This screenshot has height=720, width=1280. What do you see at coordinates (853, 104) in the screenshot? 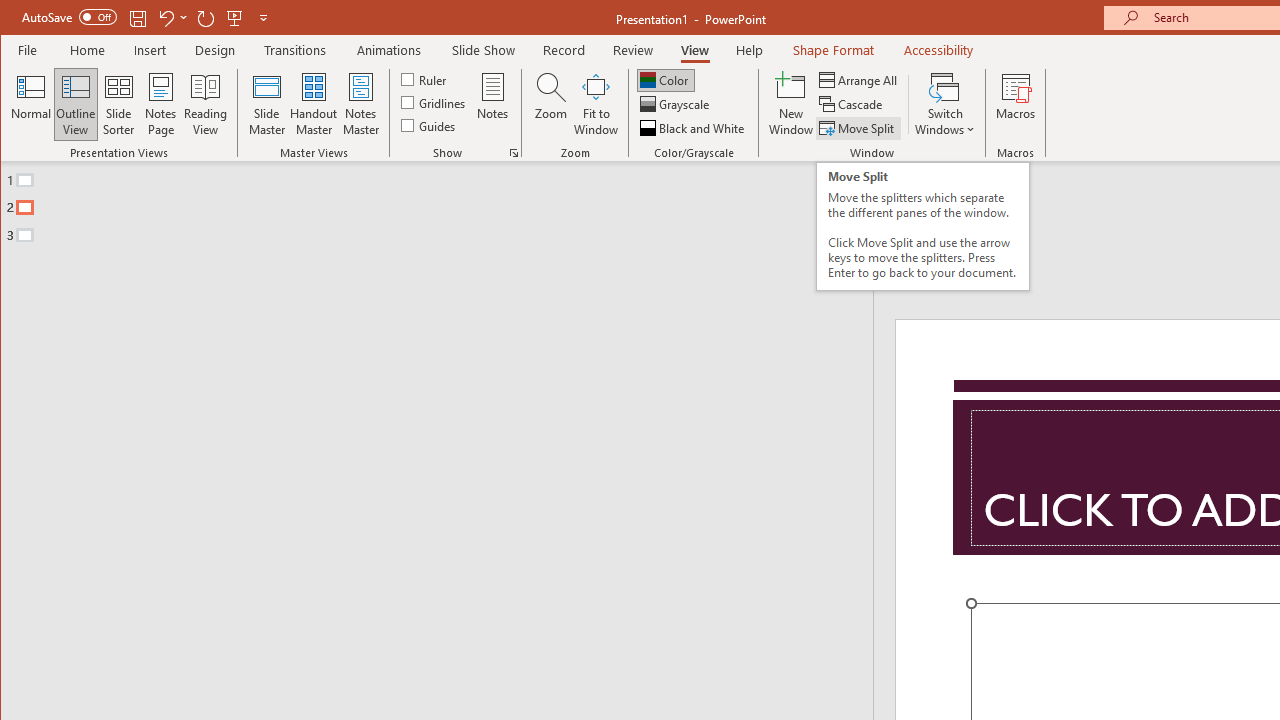
I see `'Cascade'` at bounding box center [853, 104].